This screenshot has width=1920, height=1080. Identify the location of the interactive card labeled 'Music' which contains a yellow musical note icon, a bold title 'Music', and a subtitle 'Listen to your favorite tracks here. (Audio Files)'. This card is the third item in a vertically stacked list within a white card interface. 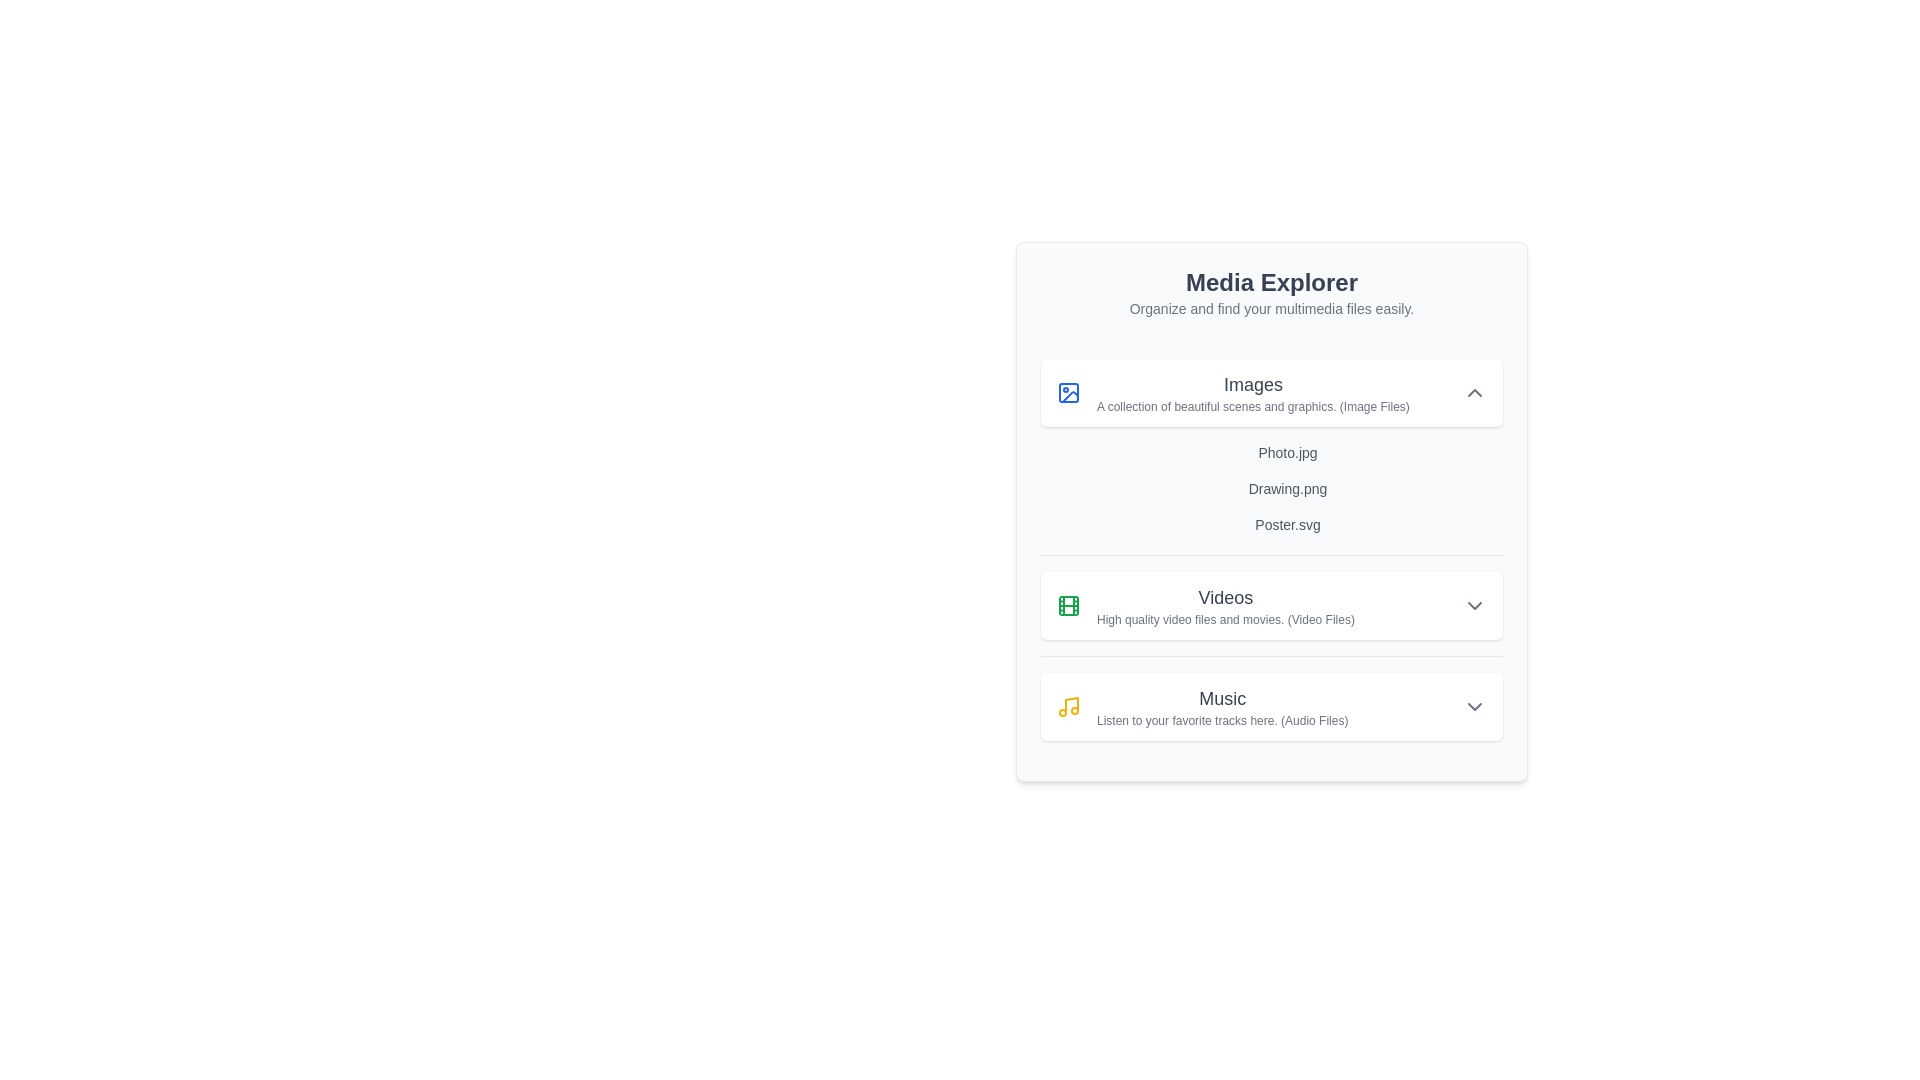
(1201, 705).